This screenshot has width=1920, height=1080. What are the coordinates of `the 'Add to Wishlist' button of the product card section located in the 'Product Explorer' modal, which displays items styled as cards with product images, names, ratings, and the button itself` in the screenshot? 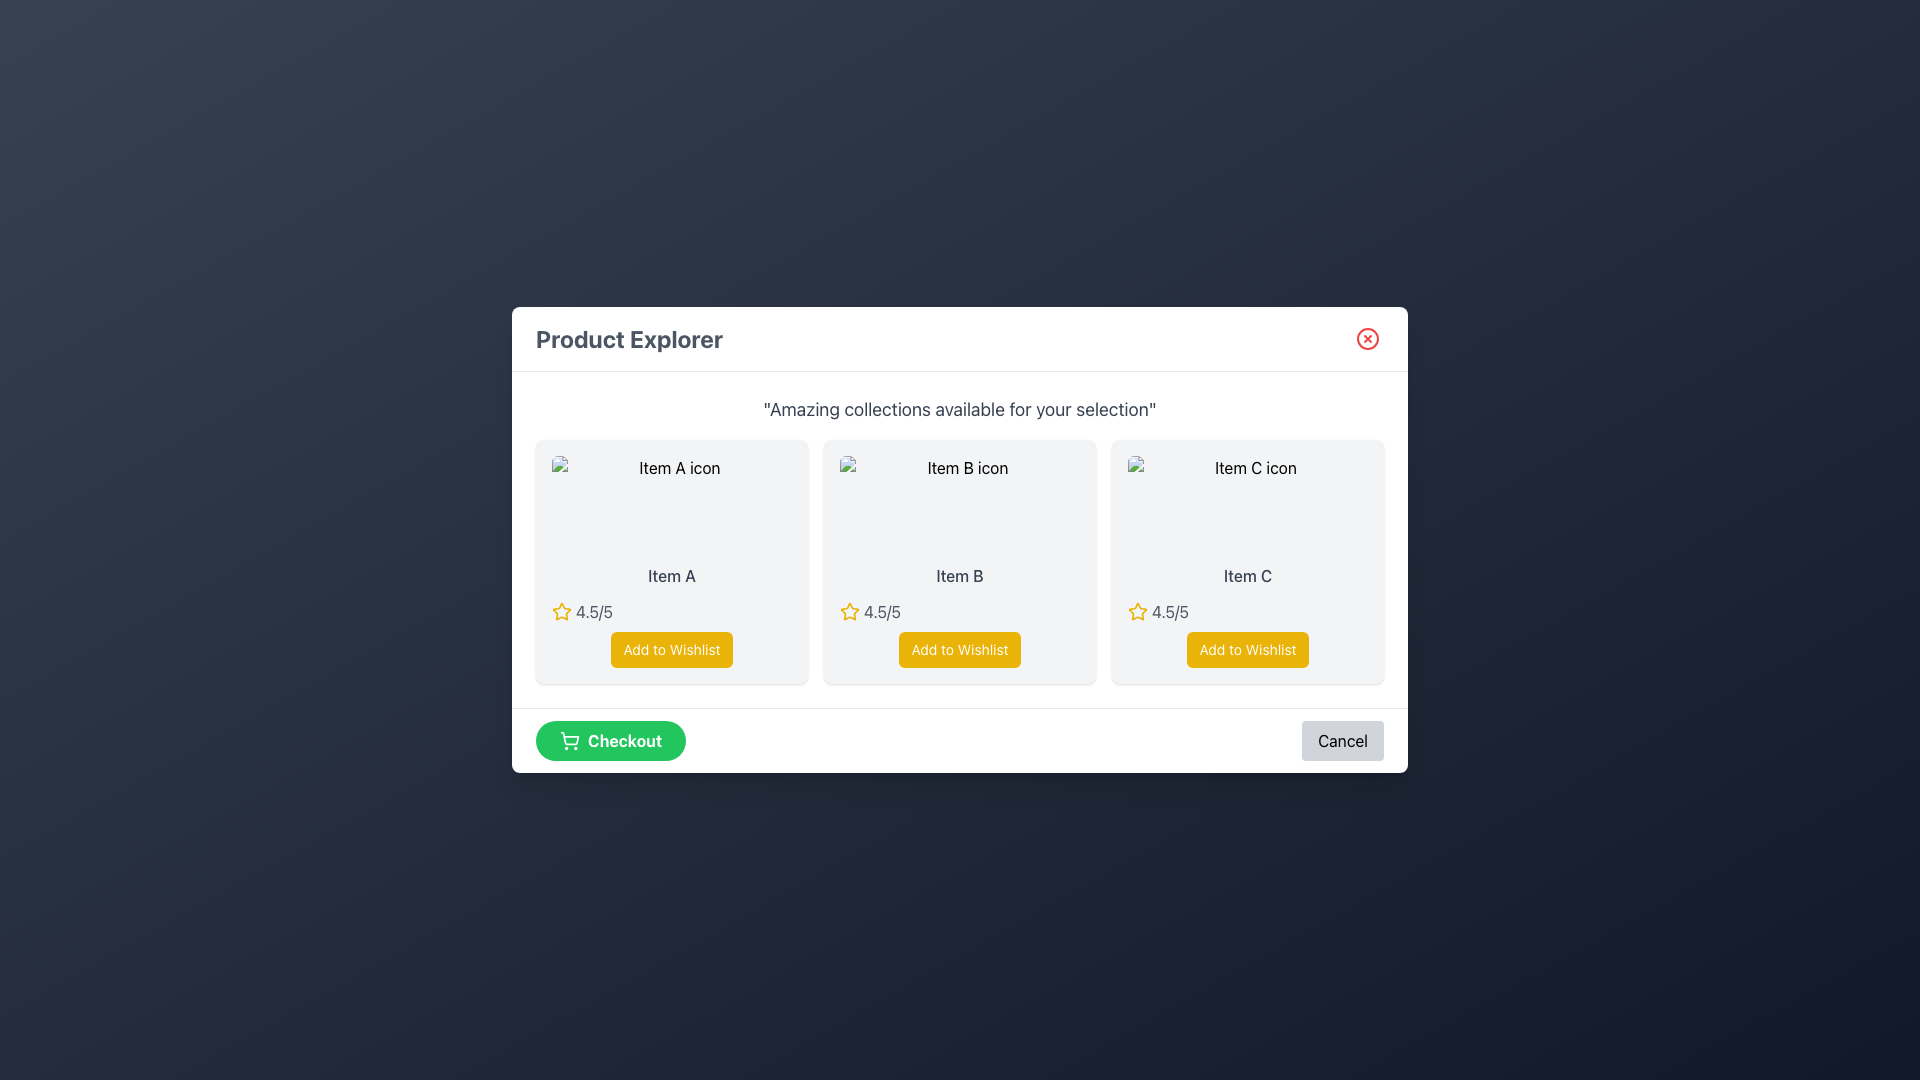 It's located at (960, 540).